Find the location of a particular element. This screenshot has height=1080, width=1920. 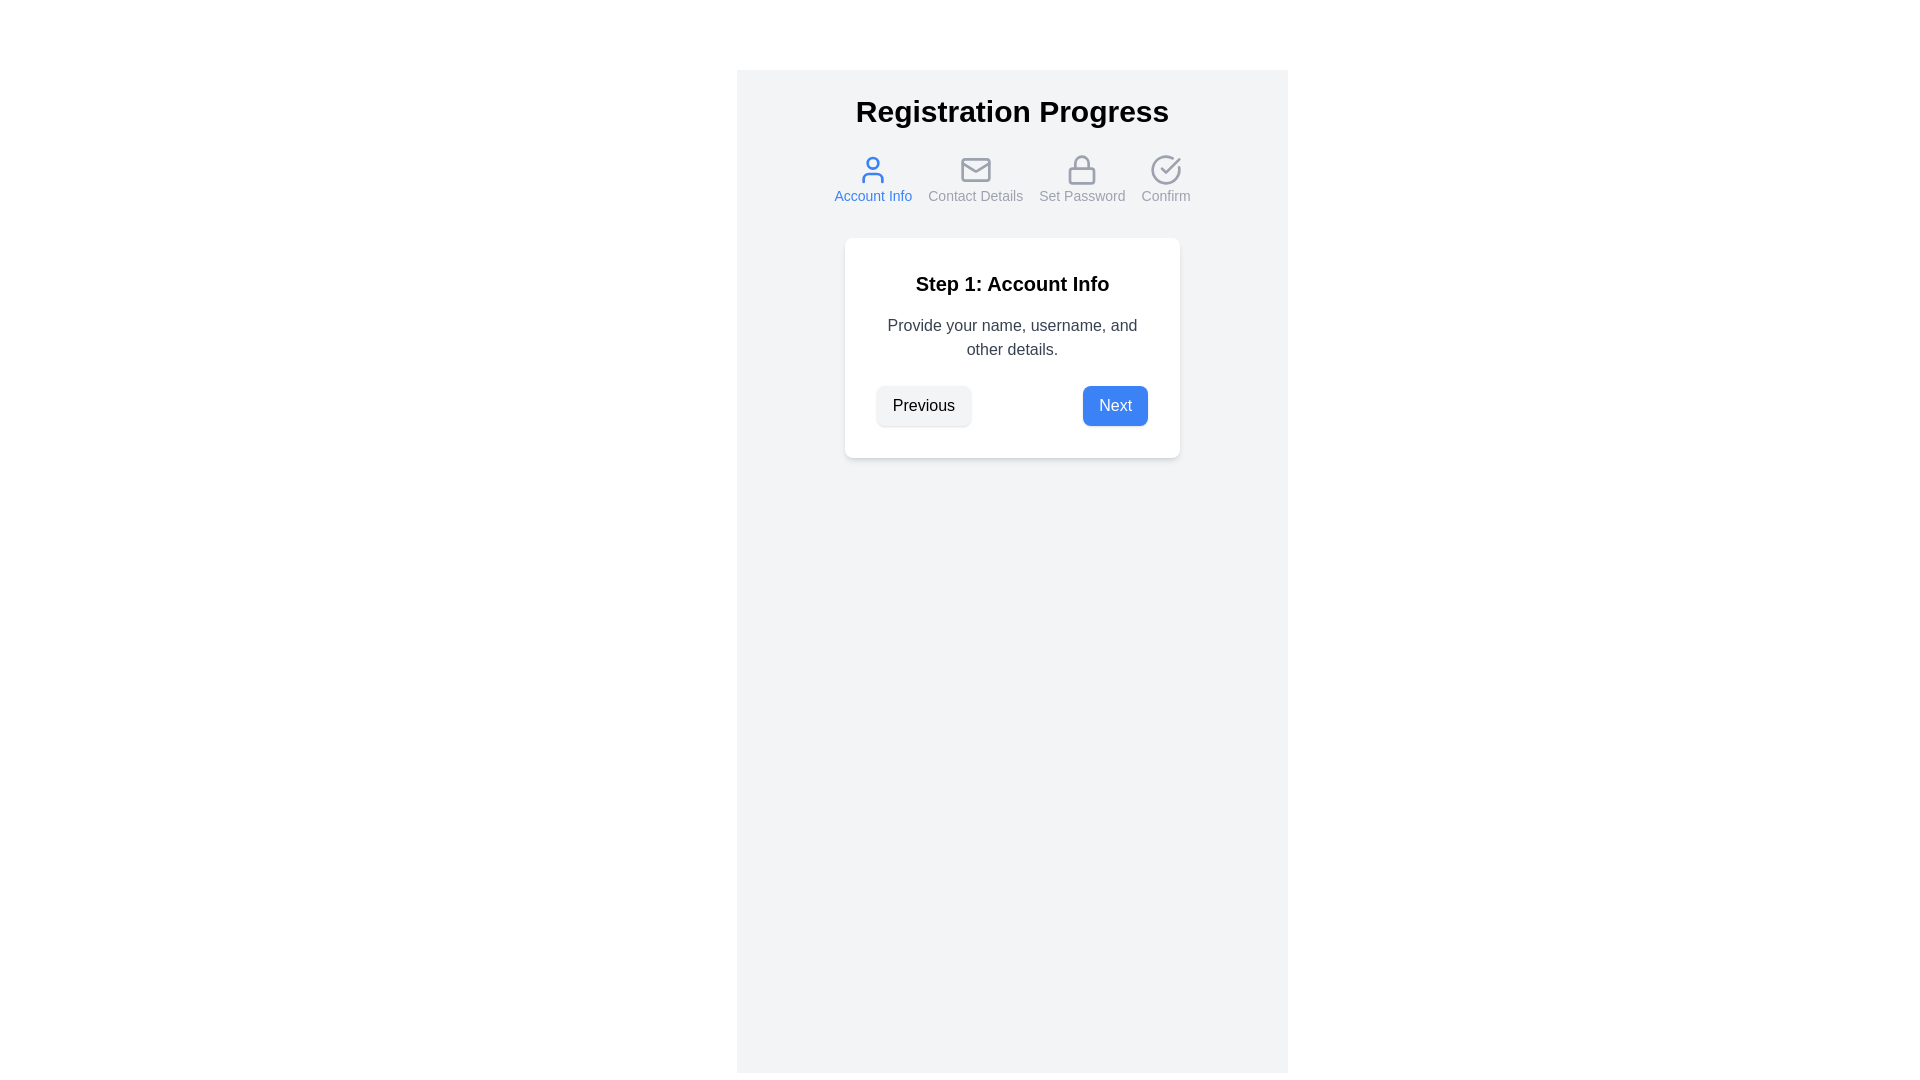

the blue person icon or the 'Account Info' text is located at coordinates (873, 180).